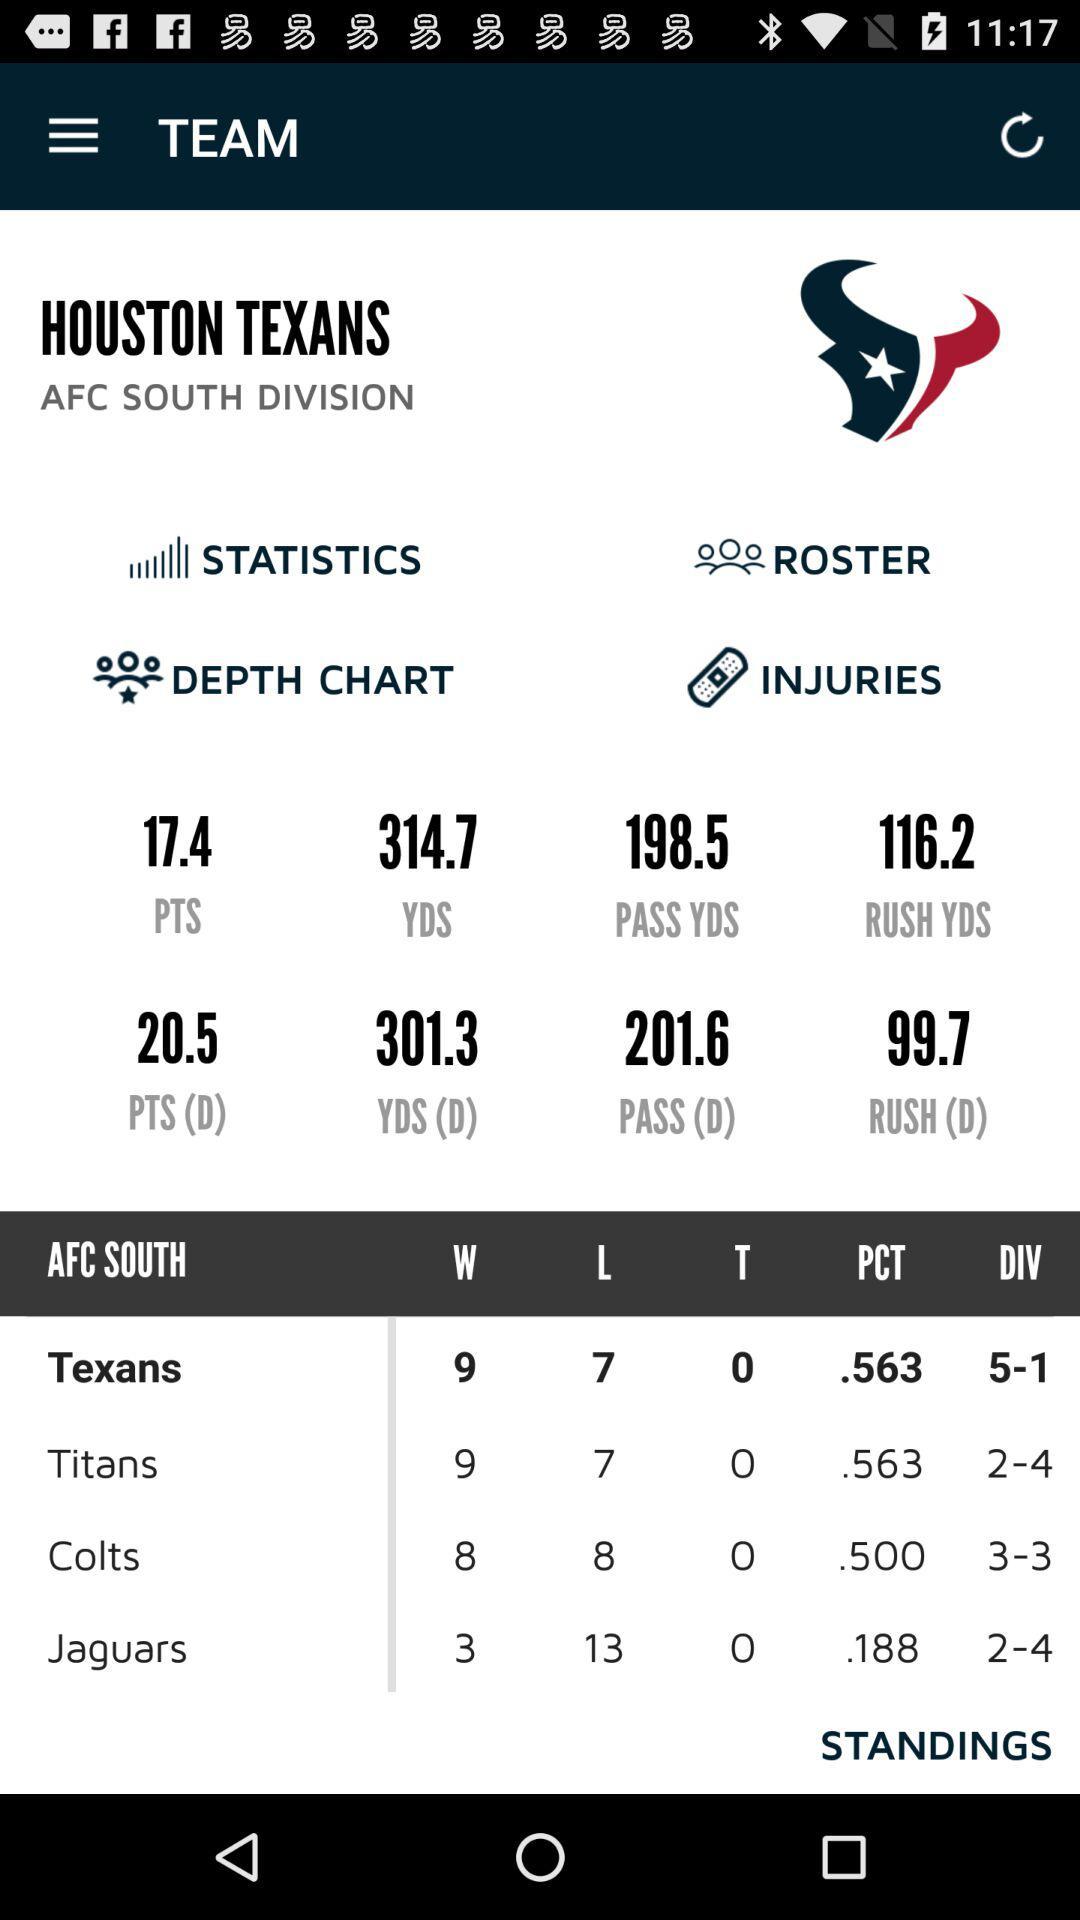 The image size is (1080, 1920). I want to click on the app next to the team icon, so click(72, 135).